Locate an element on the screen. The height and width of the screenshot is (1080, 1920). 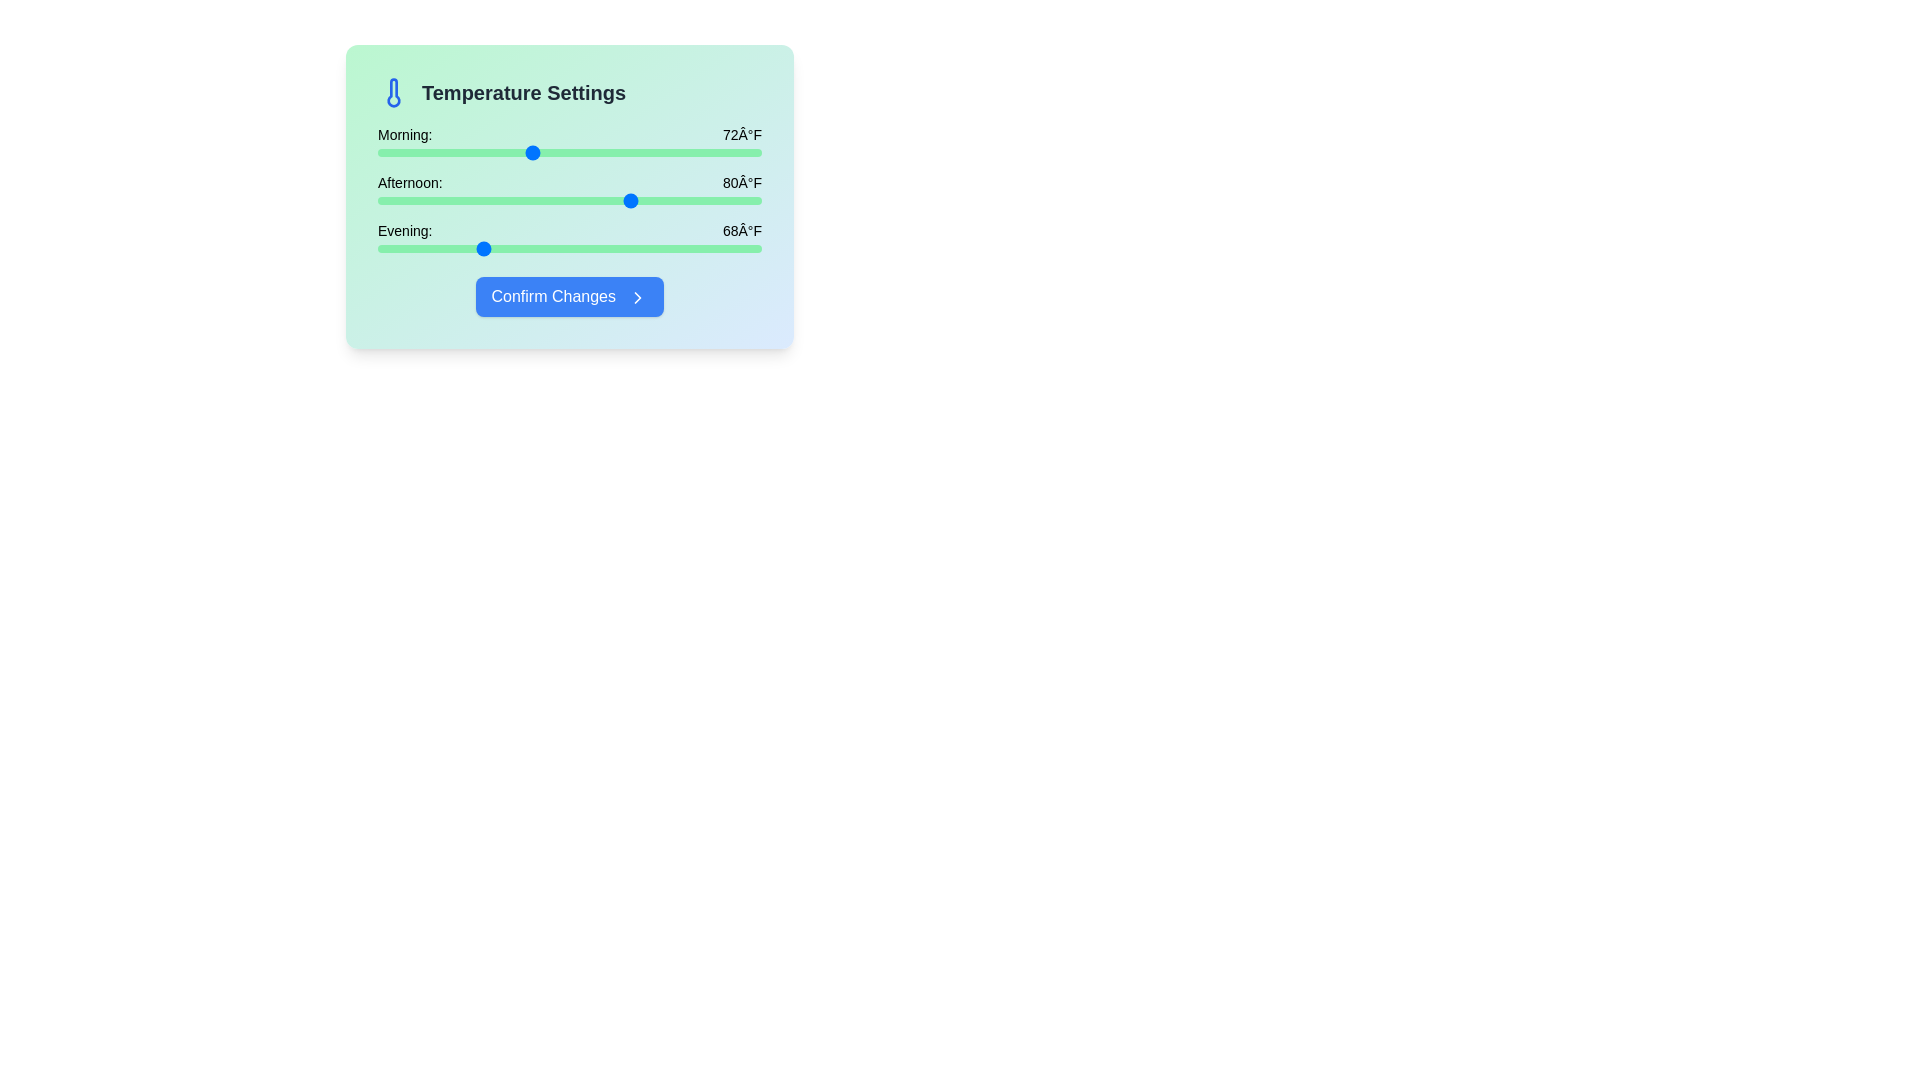
the evening temperature slider to 61°F is located at coordinates (390, 248).